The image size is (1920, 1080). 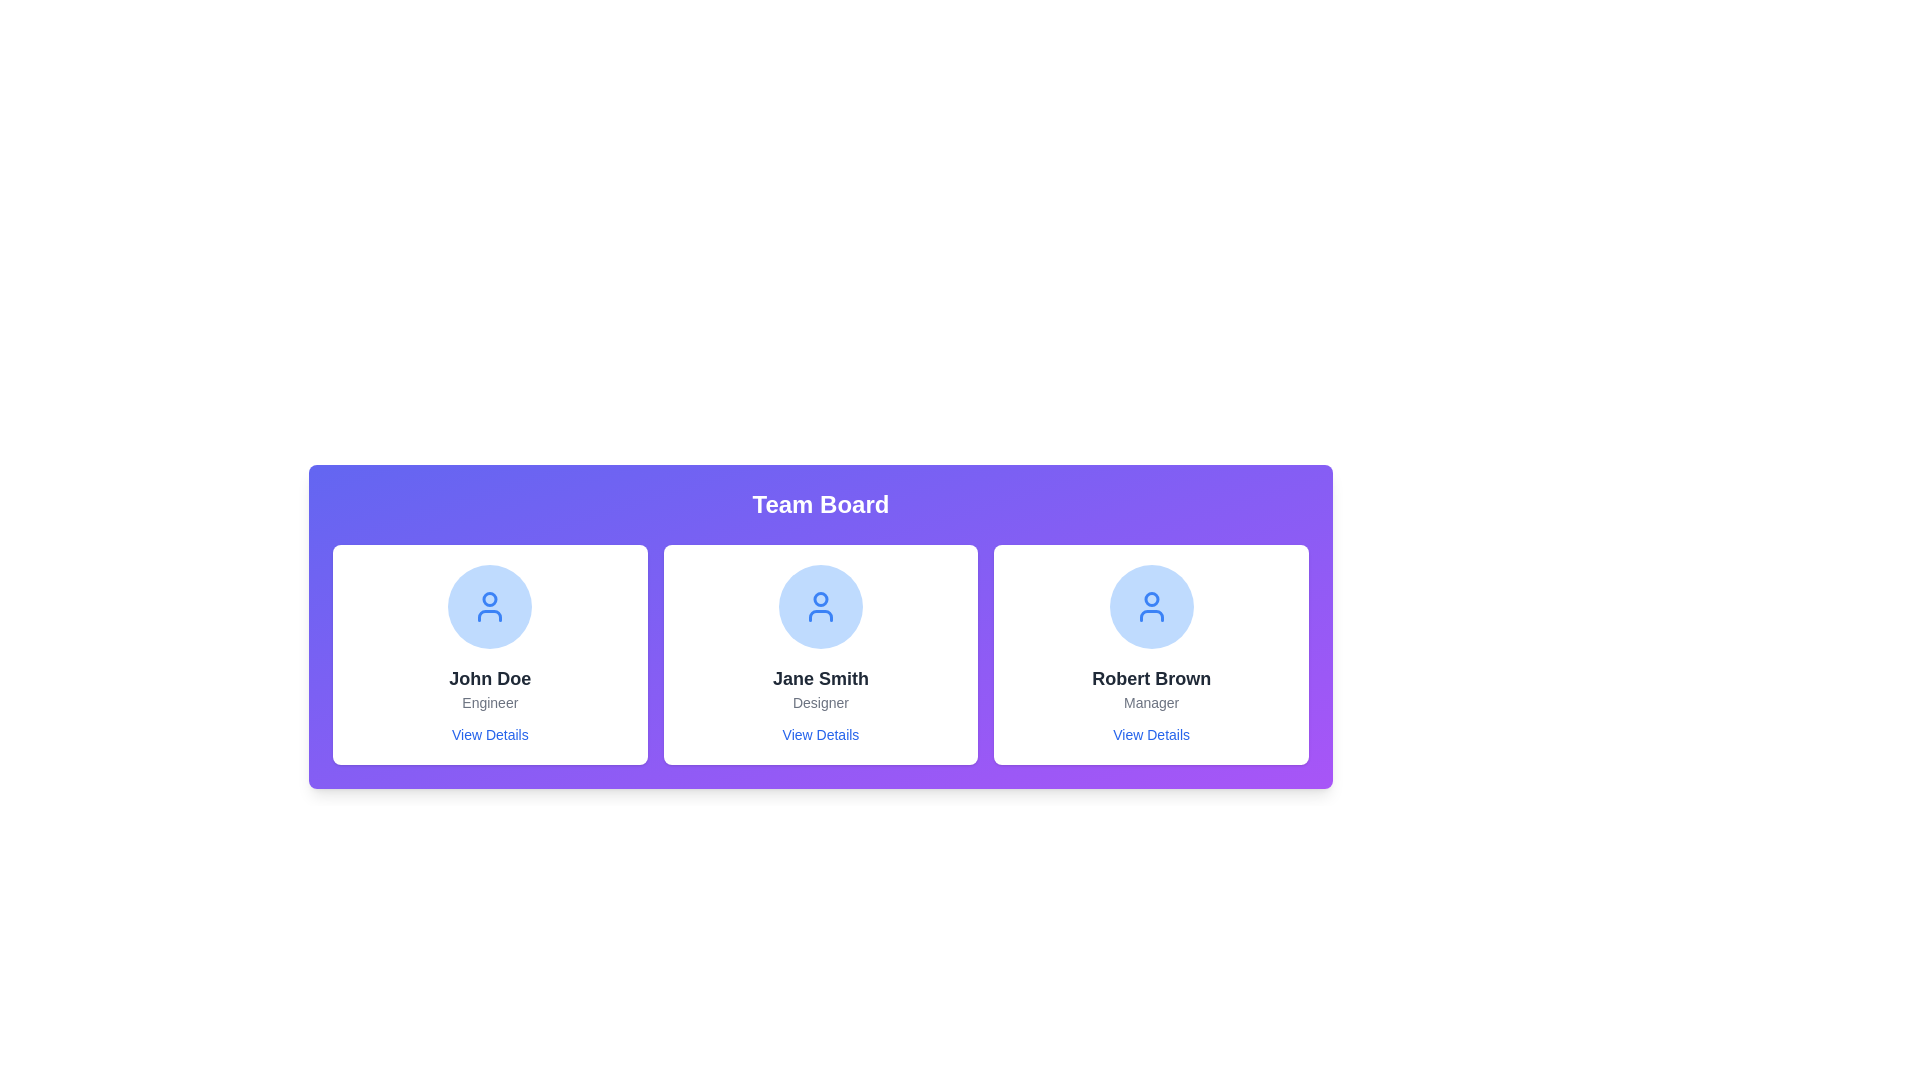 I want to click on the interactive link for 'Jane Smith', so click(x=820, y=735).